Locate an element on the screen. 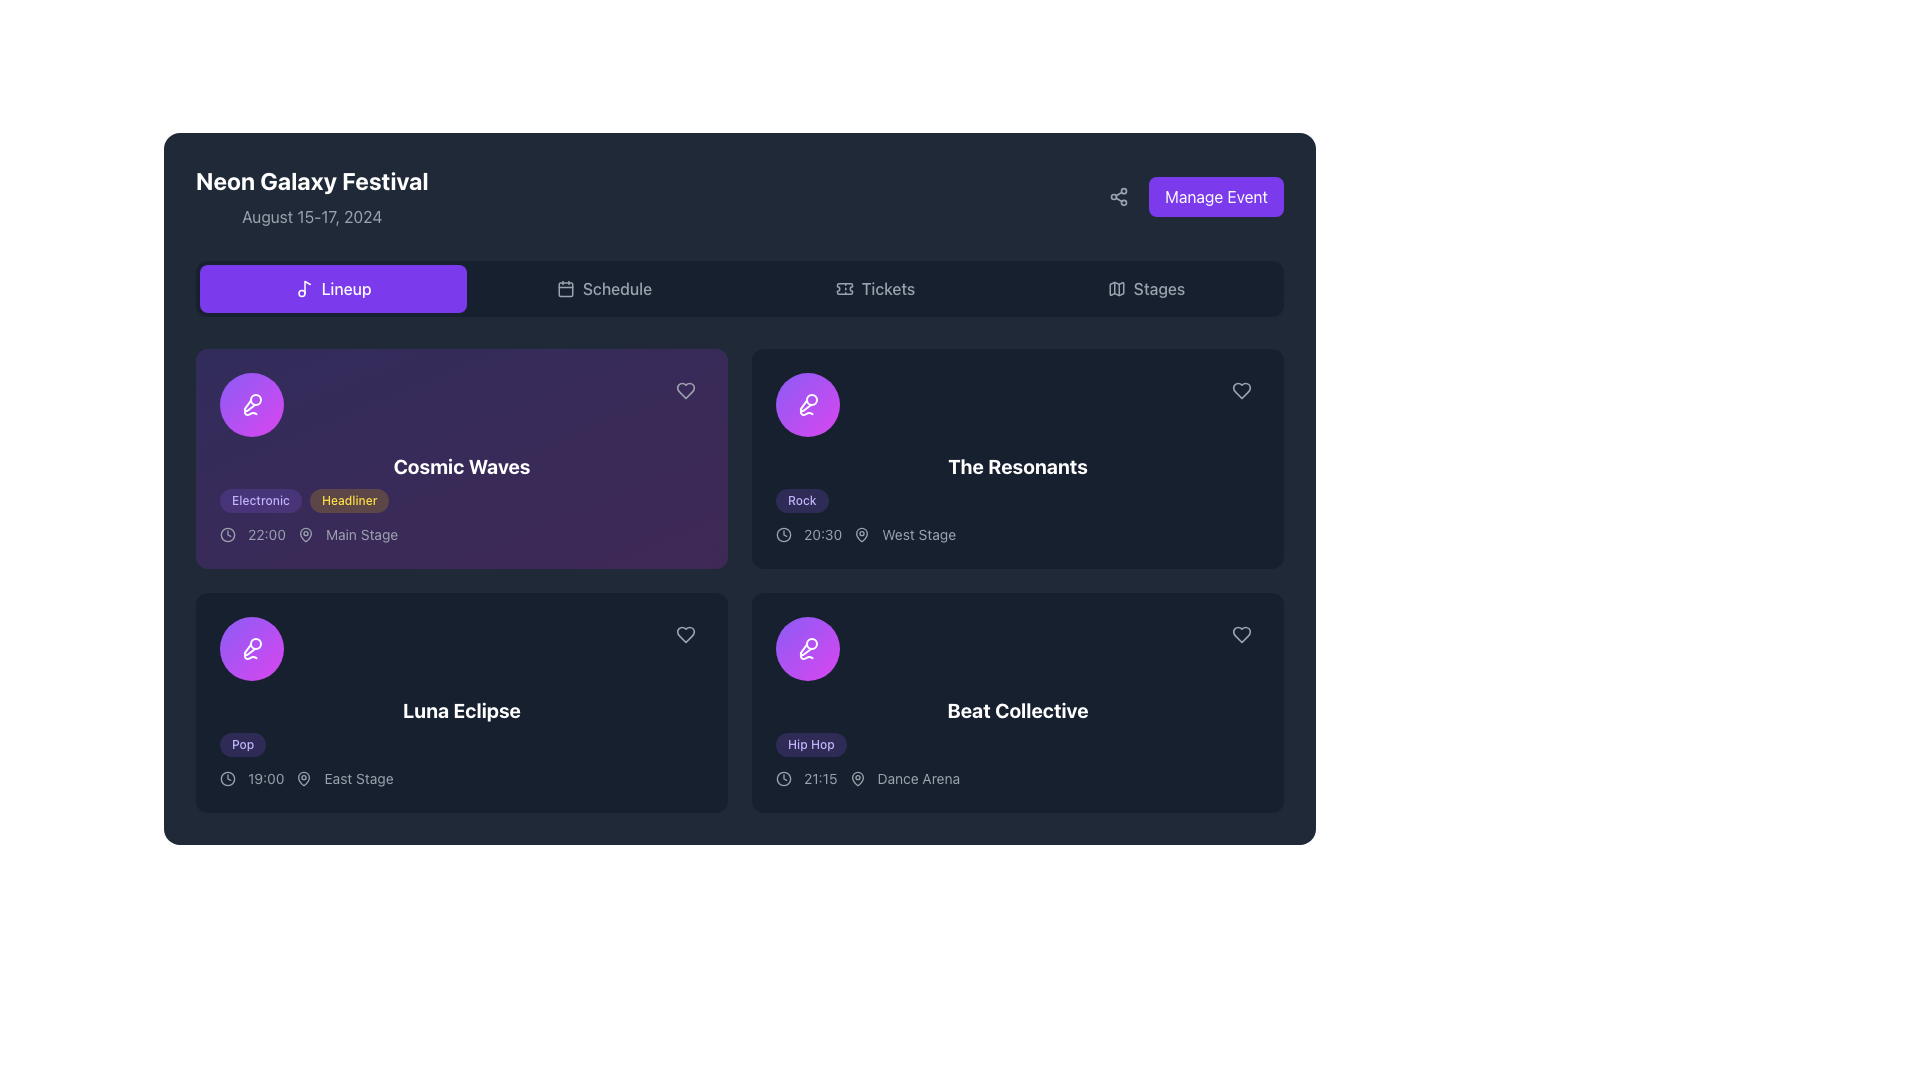  the 'Stages' button, which is the fourth tab in the horizontal tab bar is located at coordinates (1146, 289).